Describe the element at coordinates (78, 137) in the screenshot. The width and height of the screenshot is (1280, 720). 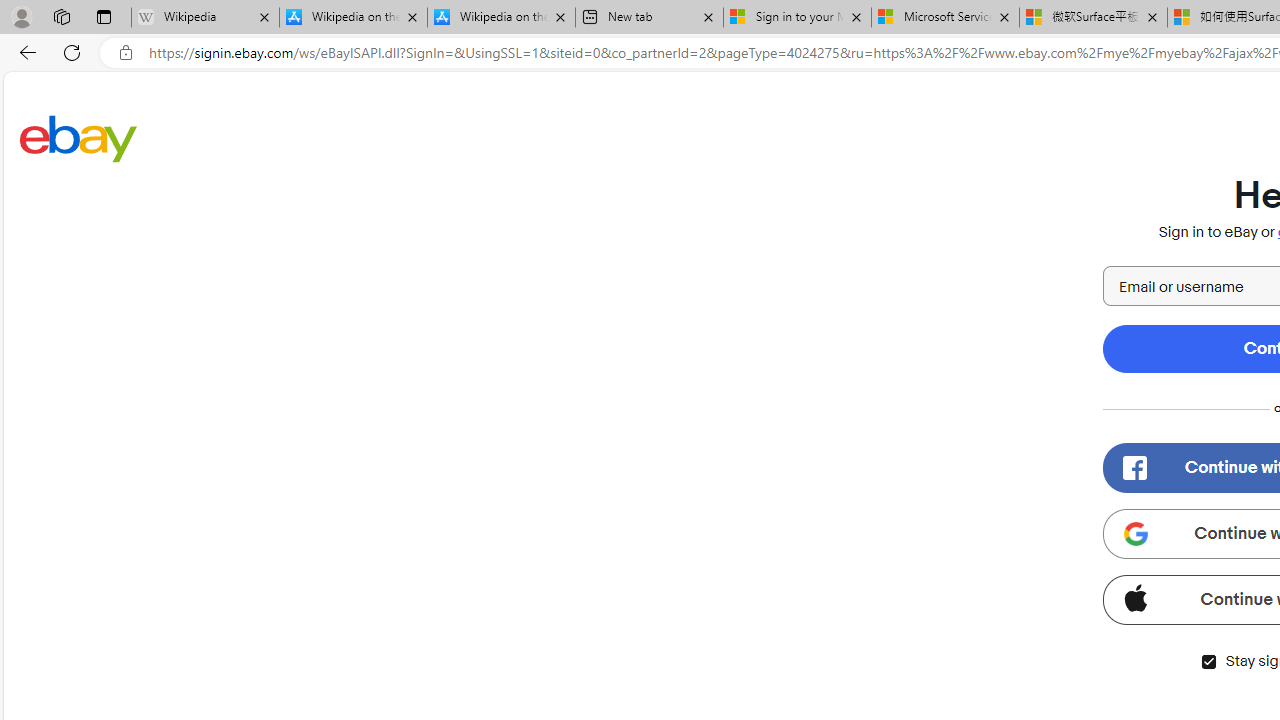
I see `'eBay Home'` at that location.